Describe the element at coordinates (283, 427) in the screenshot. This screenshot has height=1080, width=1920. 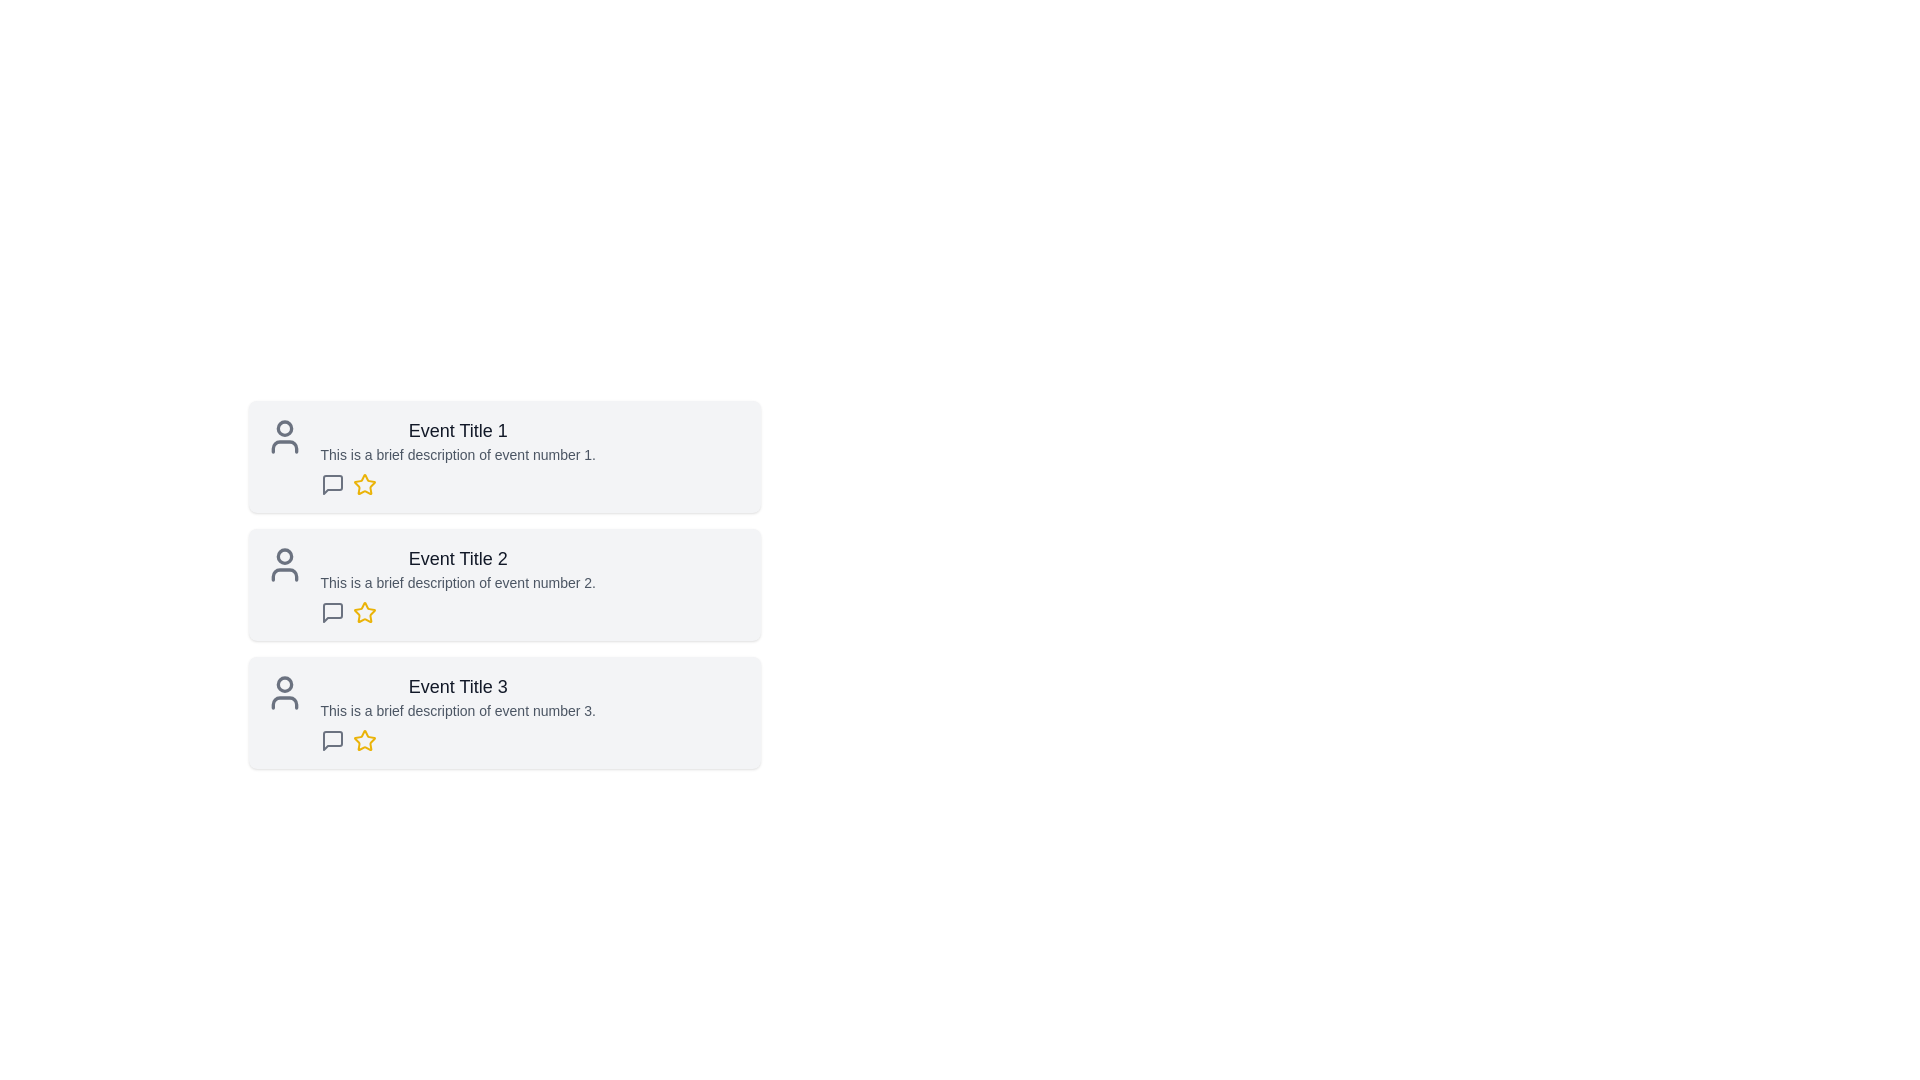
I see `the decorative filled circle that represents the user's head in the top-left user icon of the first event card` at that location.